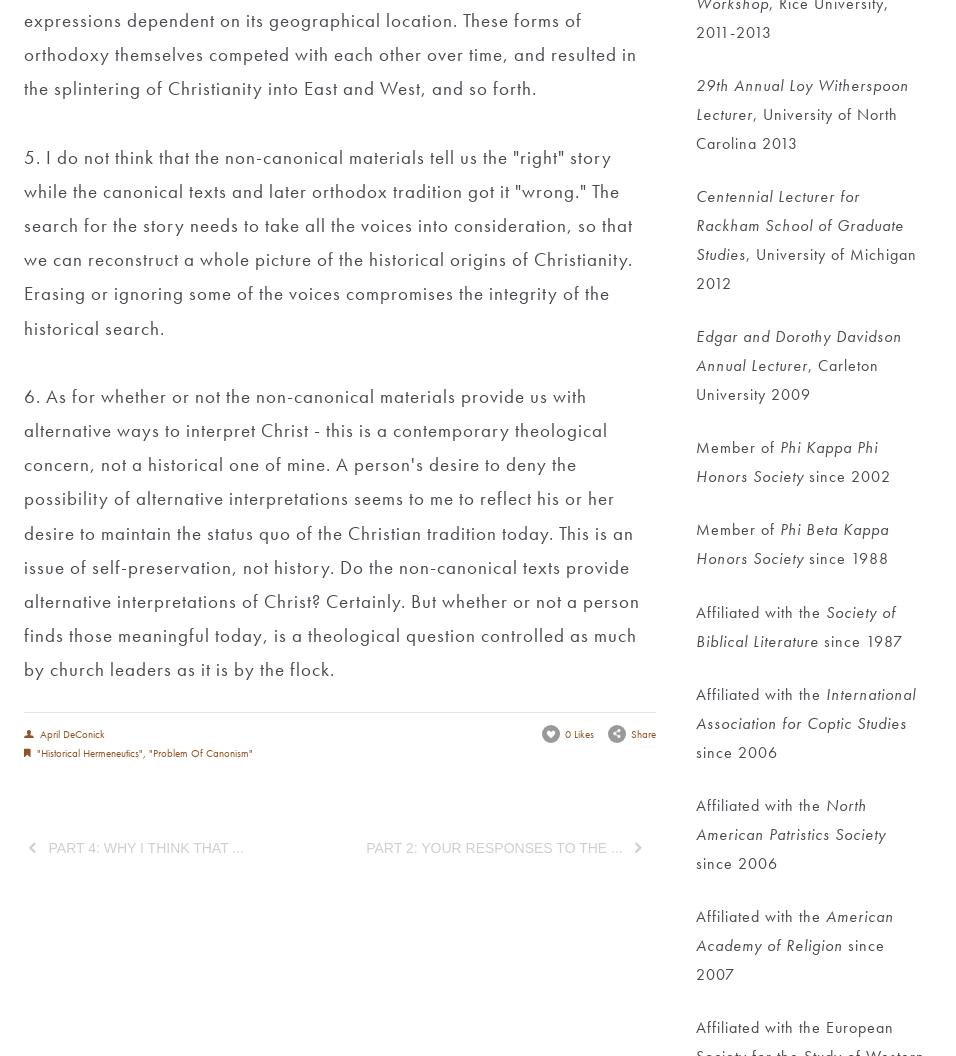  What do you see at coordinates (46, 847) in the screenshot?
I see `'Part 4: Why I think that ...'` at bounding box center [46, 847].